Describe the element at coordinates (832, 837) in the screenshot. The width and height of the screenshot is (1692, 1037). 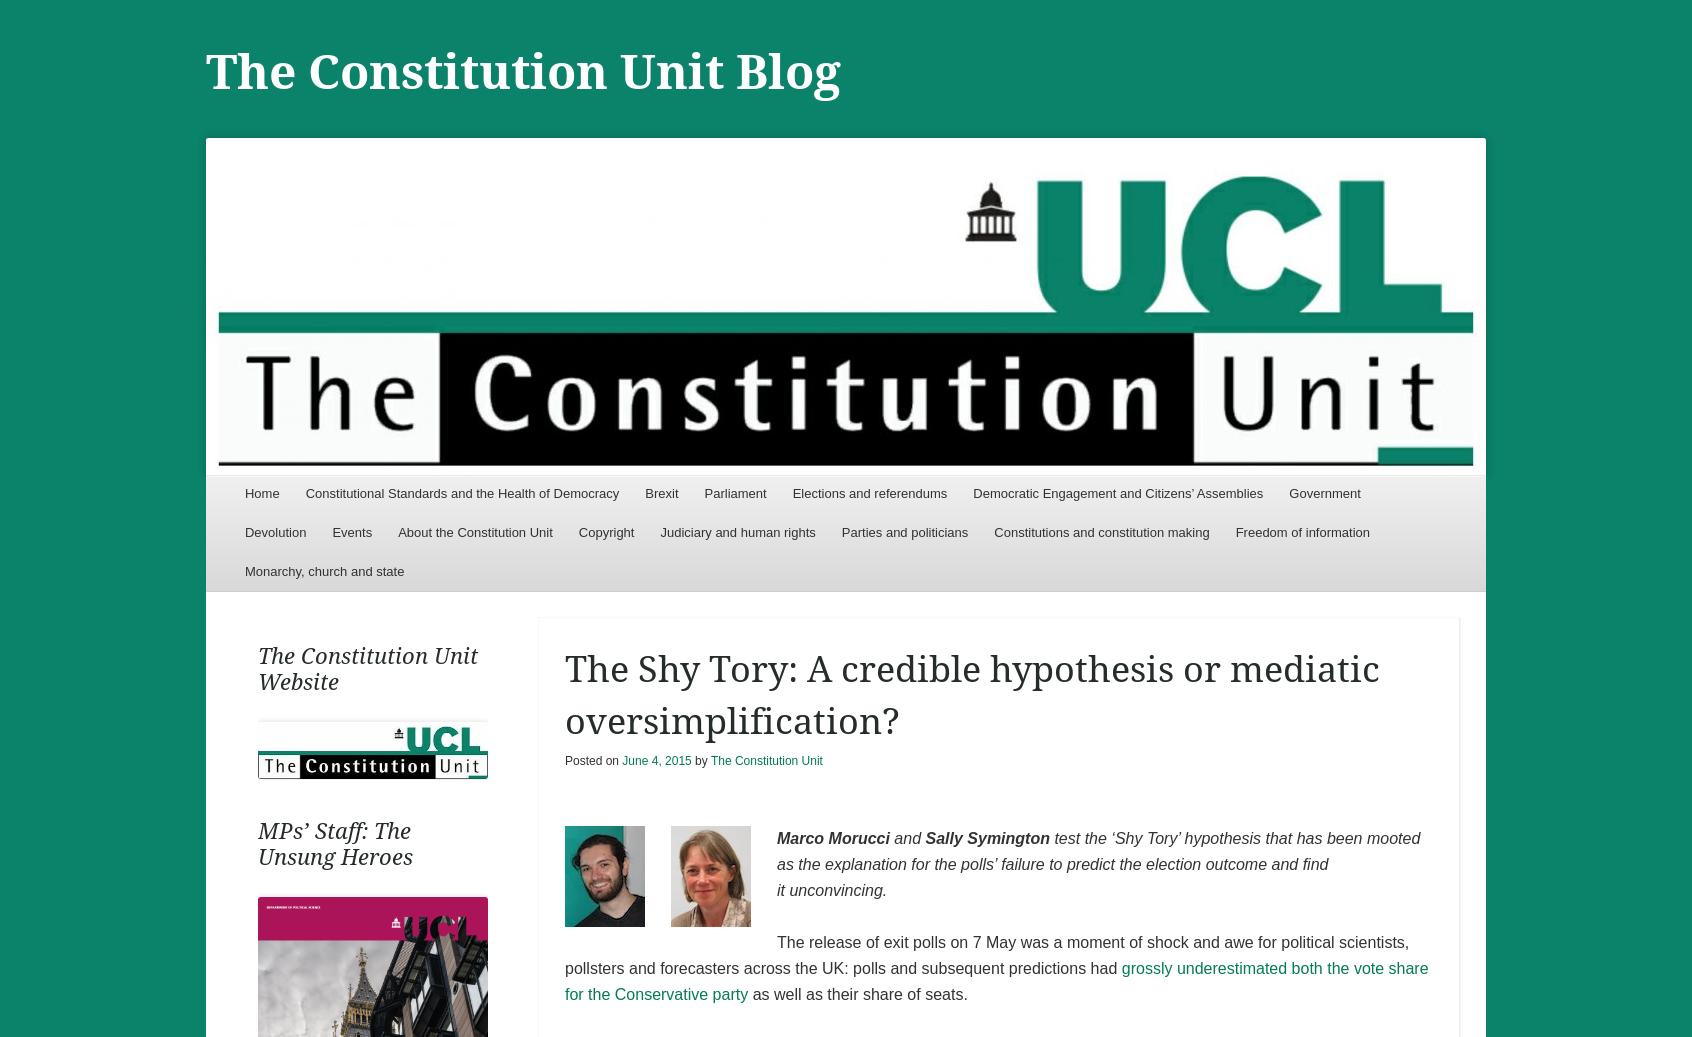
I see `'Marco Morucci'` at that location.